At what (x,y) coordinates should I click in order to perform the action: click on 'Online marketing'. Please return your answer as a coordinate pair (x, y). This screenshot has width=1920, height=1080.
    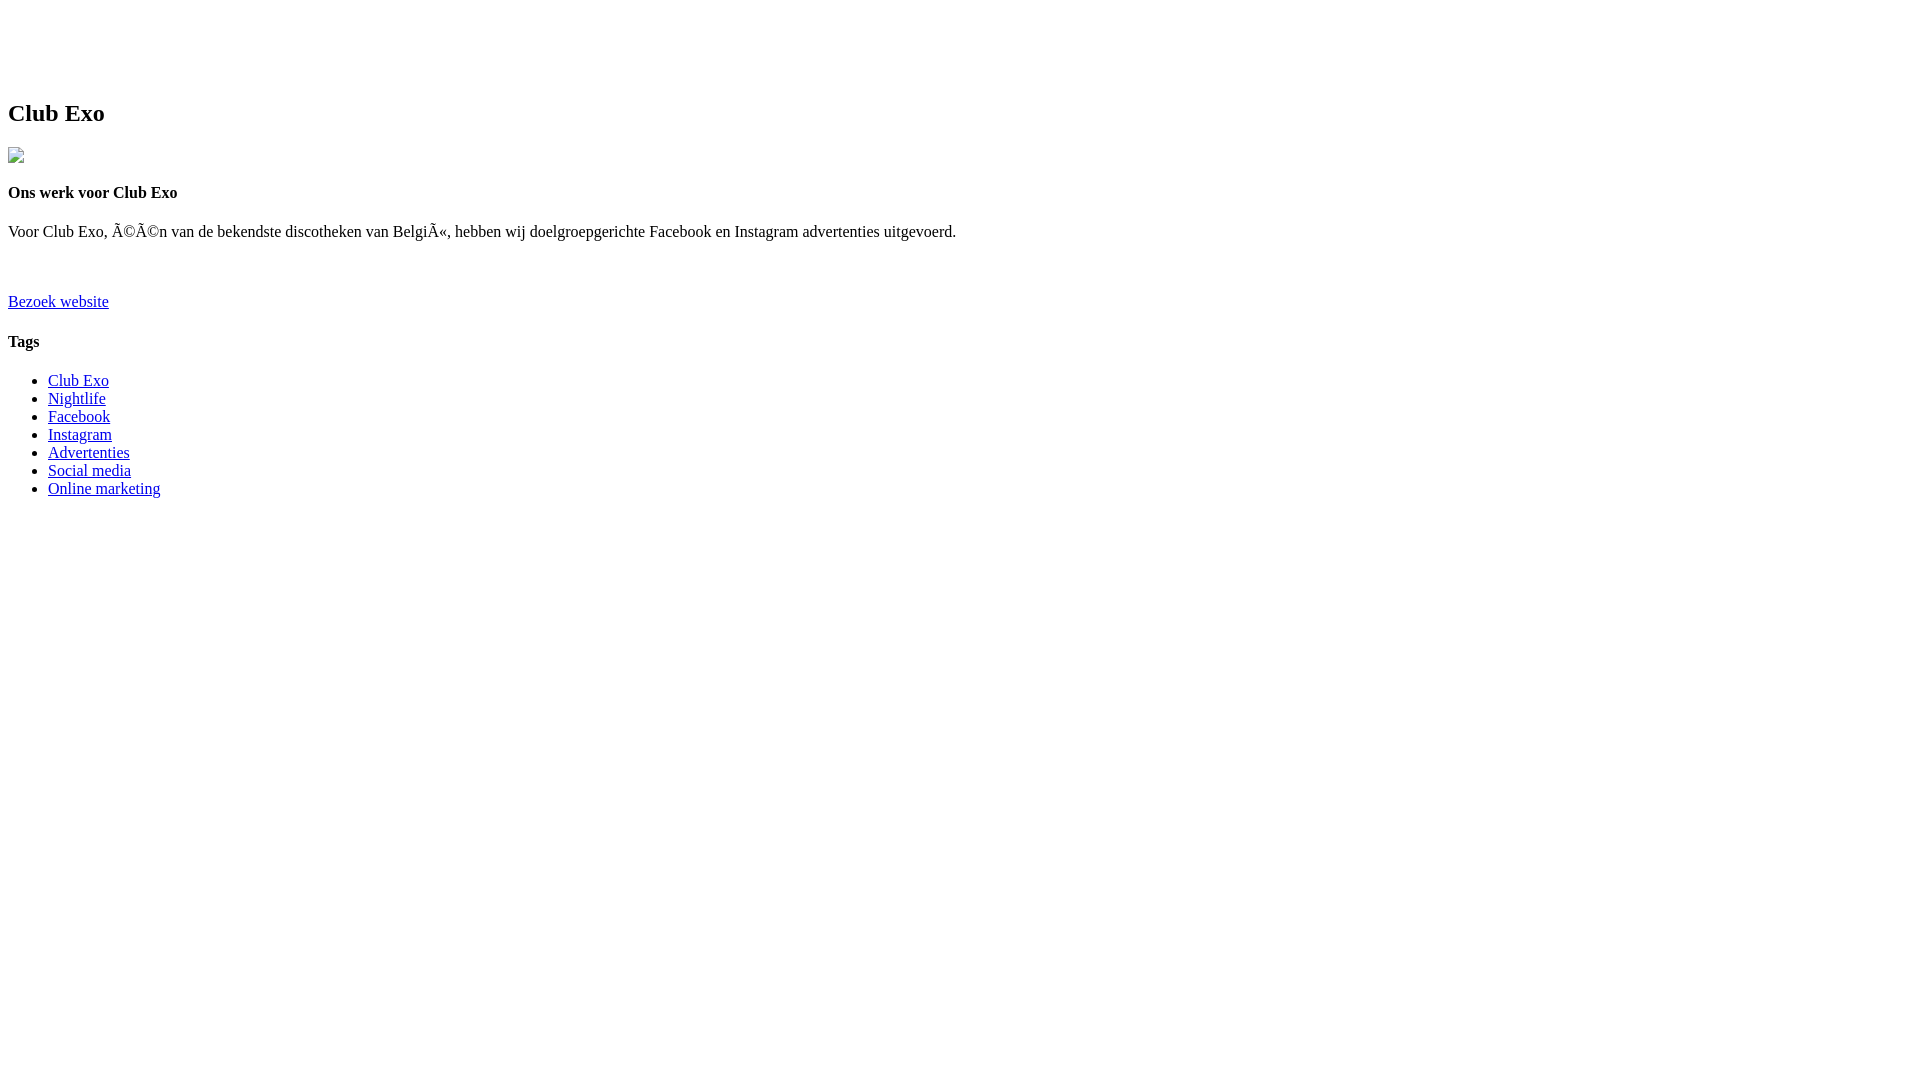
    Looking at the image, I should click on (103, 488).